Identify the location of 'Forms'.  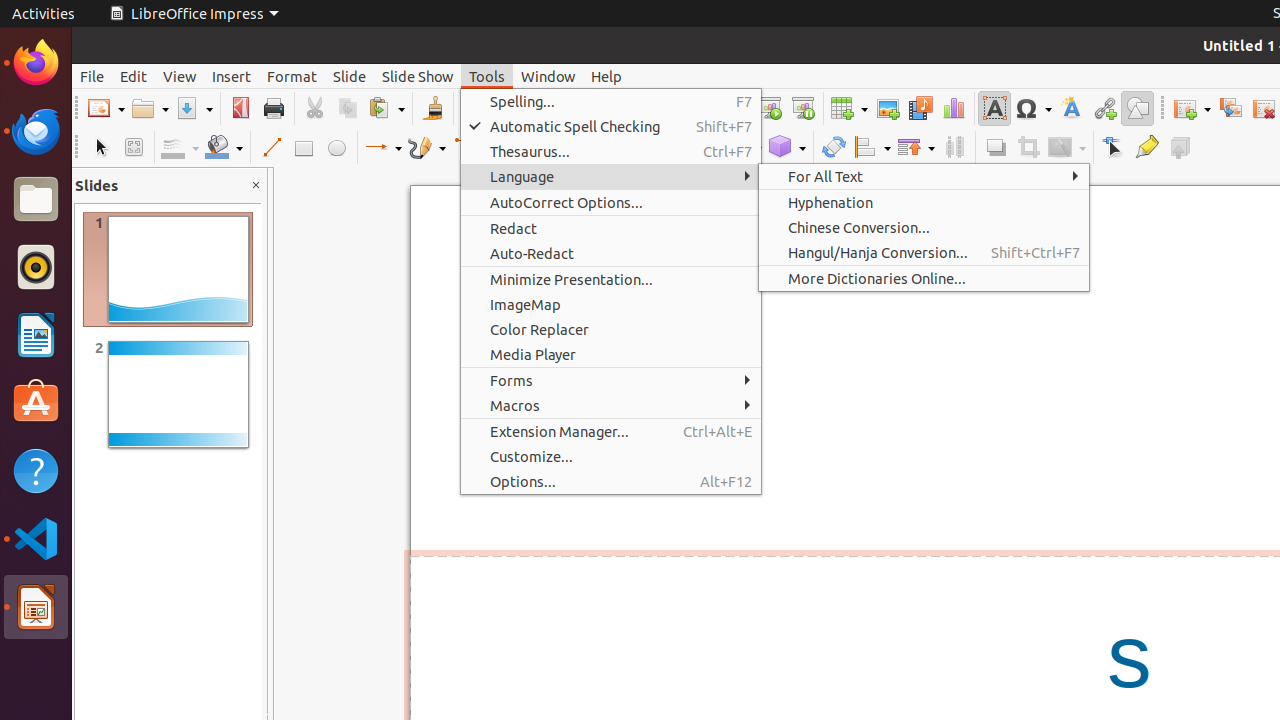
(609, 380).